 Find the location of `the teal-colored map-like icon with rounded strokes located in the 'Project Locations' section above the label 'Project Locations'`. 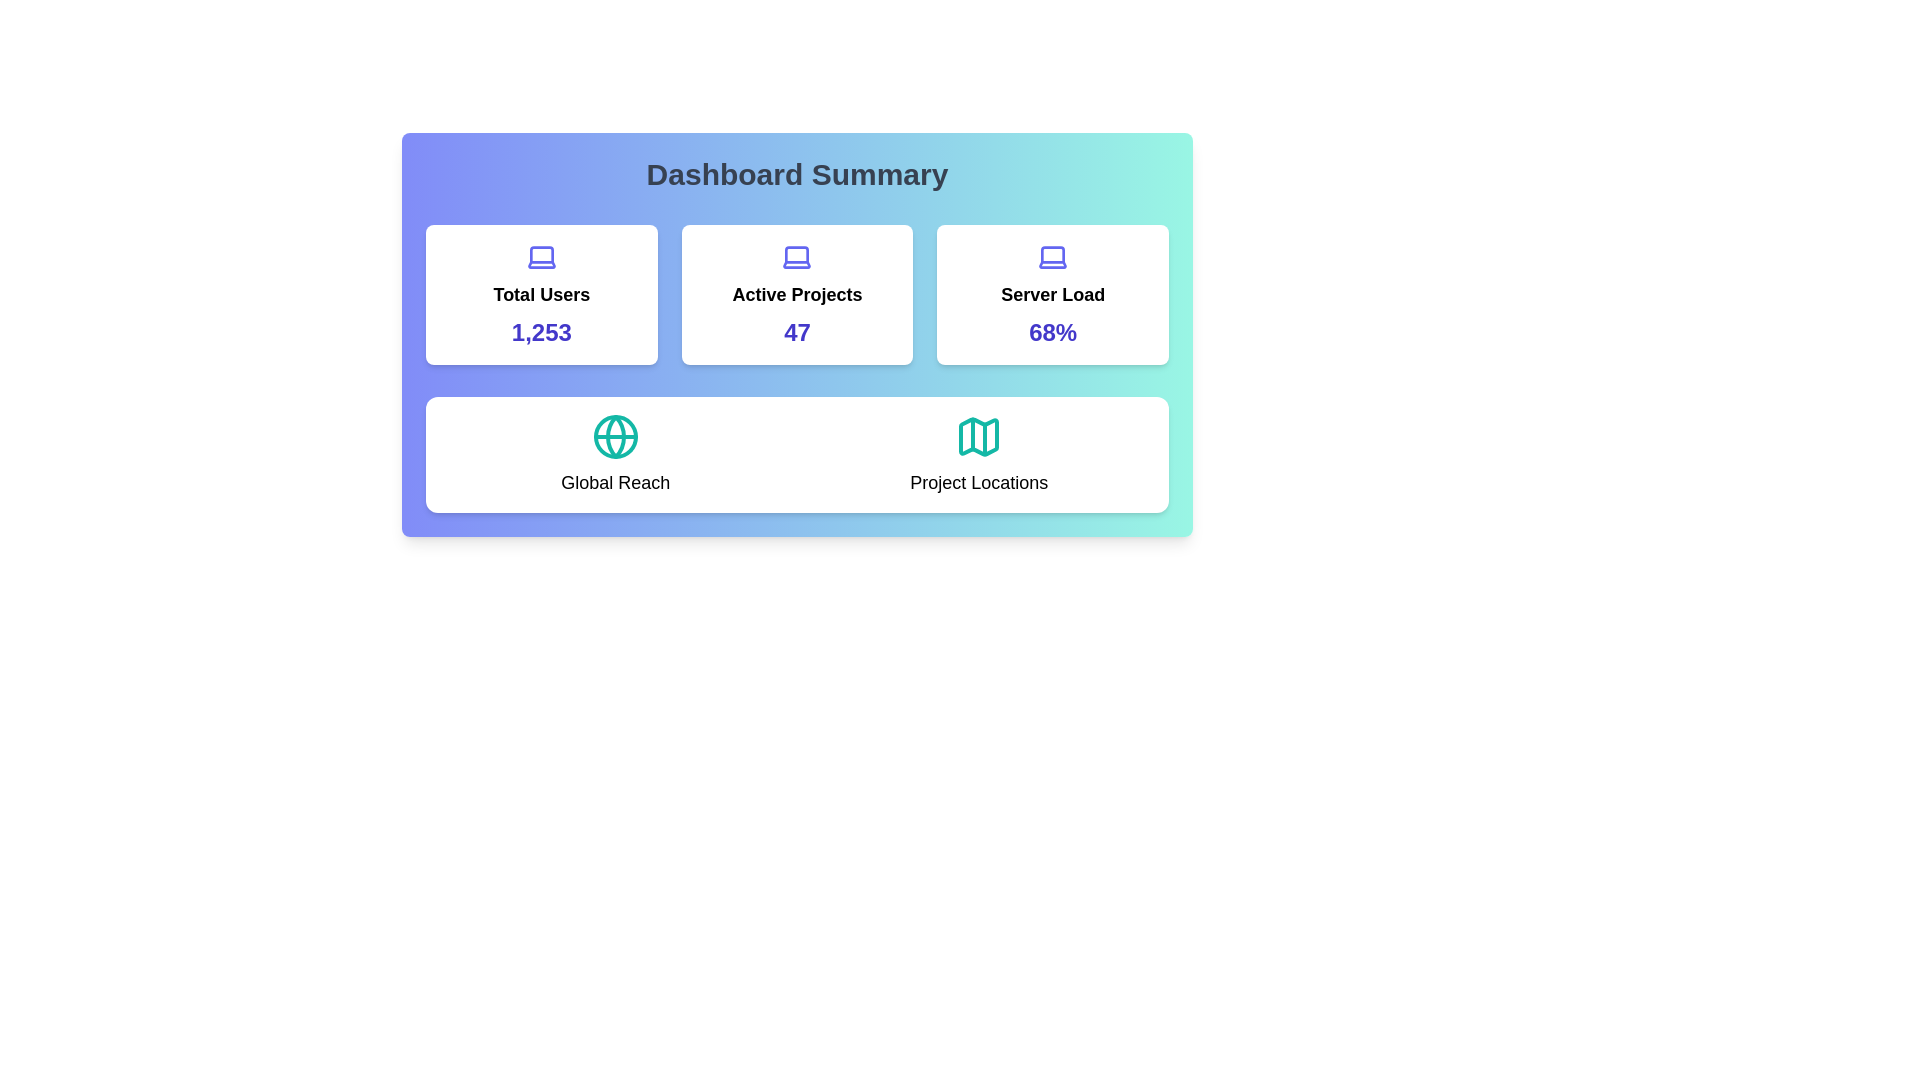

the teal-colored map-like icon with rounded strokes located in the 'Project Locations' section above the label 'Project Locations' is located at coordinates (979, 435).